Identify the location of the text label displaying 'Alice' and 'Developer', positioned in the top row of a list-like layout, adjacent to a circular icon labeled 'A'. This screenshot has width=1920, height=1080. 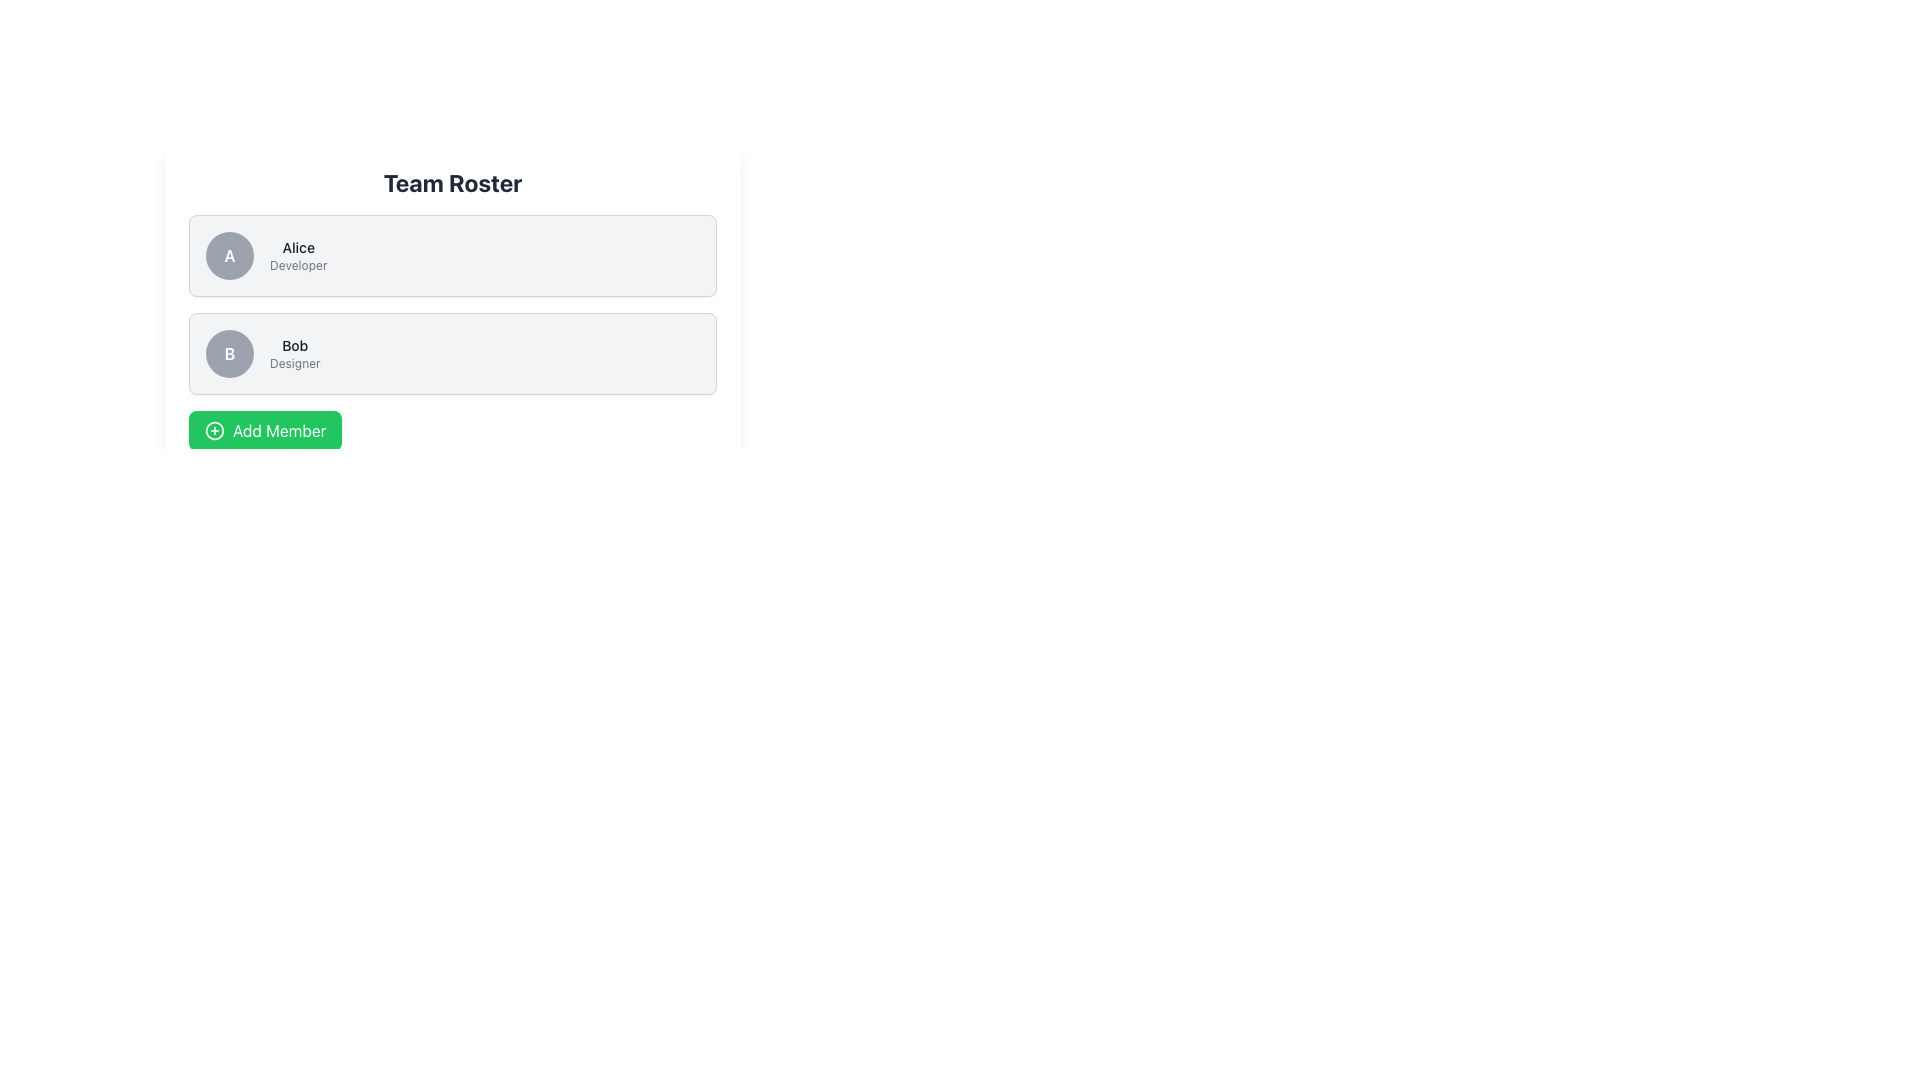
(297, 254).